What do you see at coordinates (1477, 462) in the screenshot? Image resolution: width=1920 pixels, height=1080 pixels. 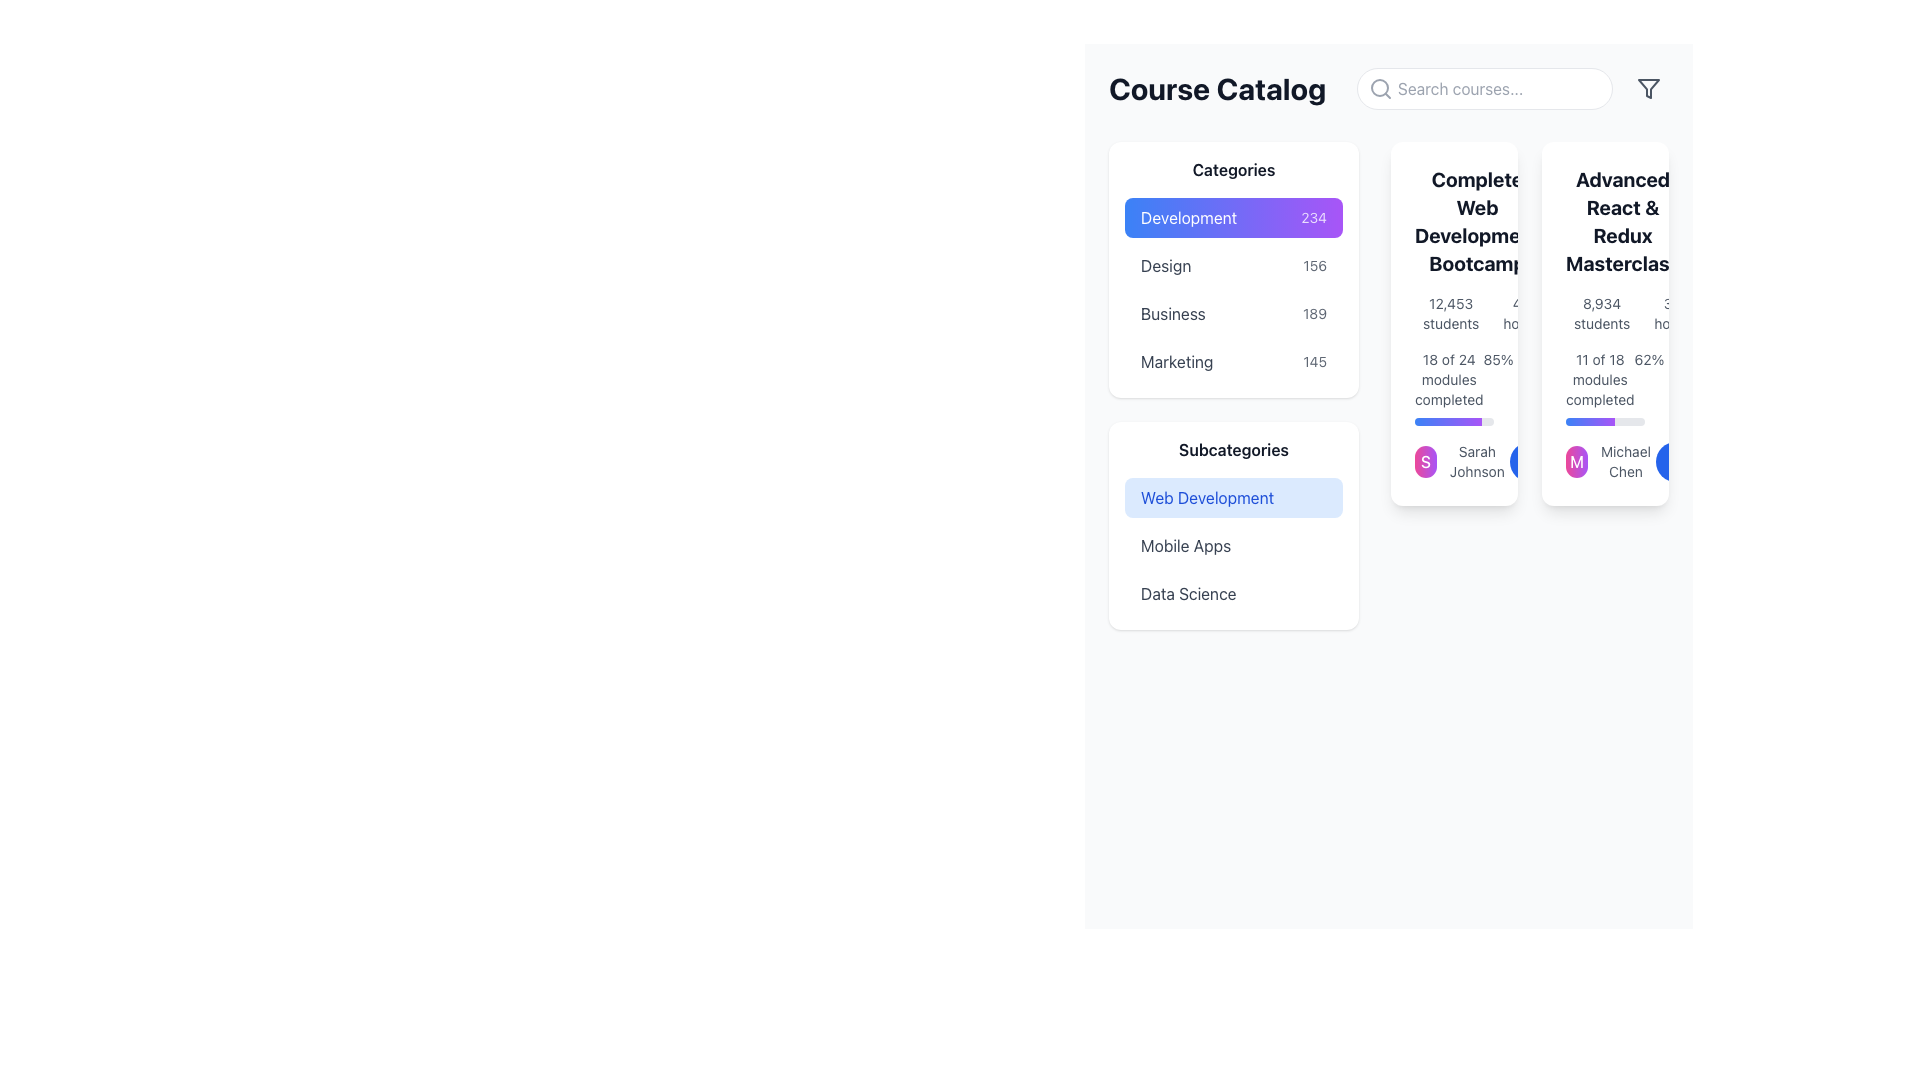 I see `the Text Label displaying 'Sarah Johnson', which is located to the right of a circular avatar with the letter 'S'` at bounding box center [1477, 462].